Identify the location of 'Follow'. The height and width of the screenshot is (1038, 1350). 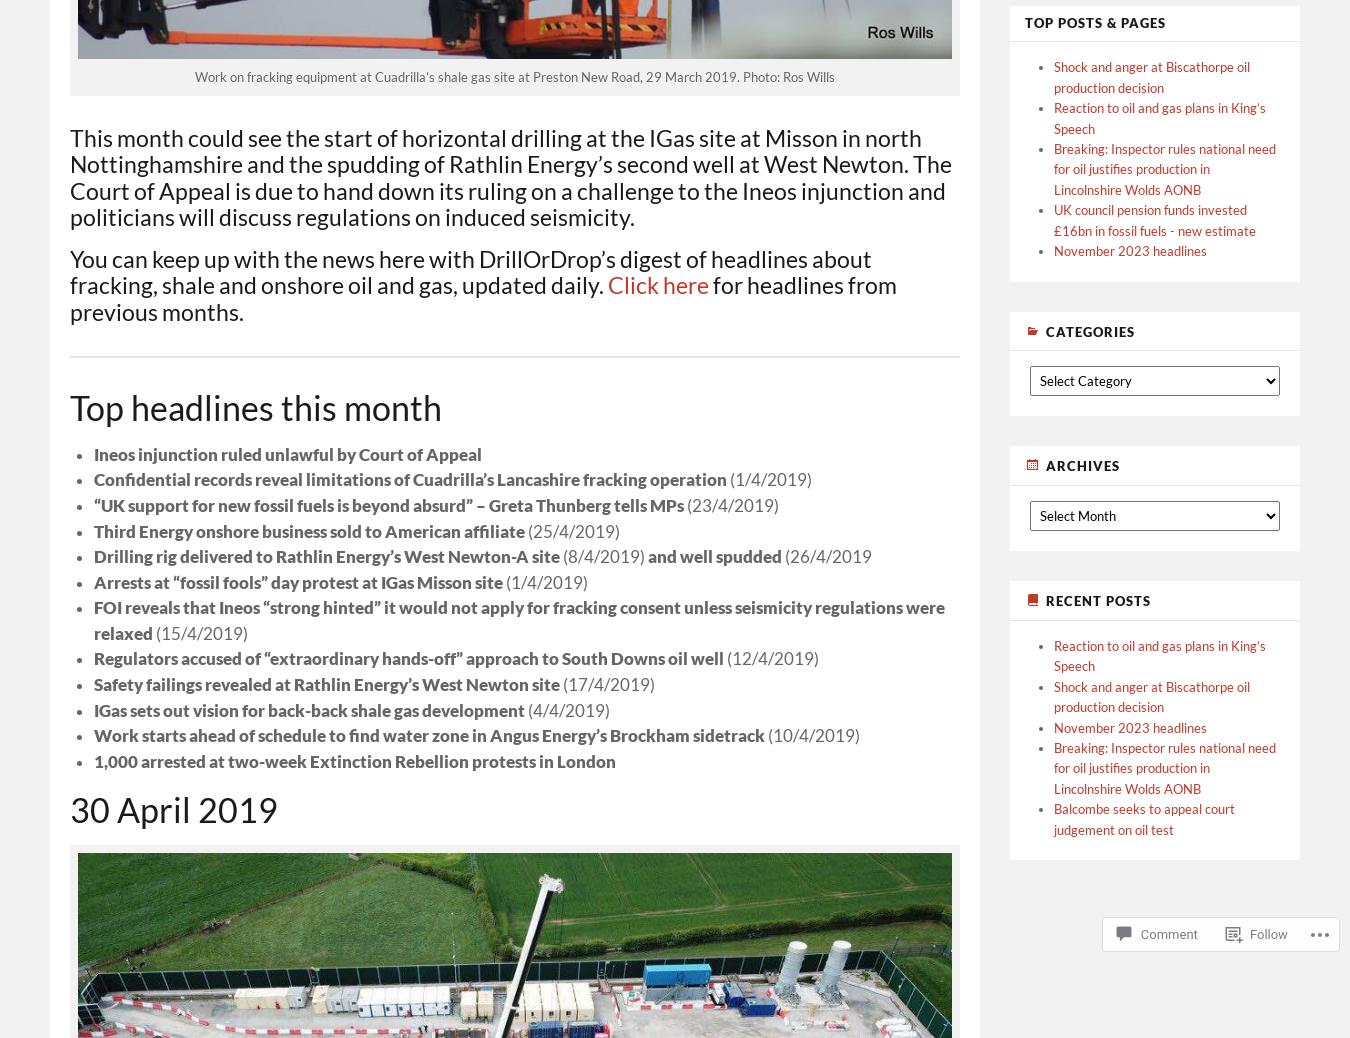
(1268, 934).